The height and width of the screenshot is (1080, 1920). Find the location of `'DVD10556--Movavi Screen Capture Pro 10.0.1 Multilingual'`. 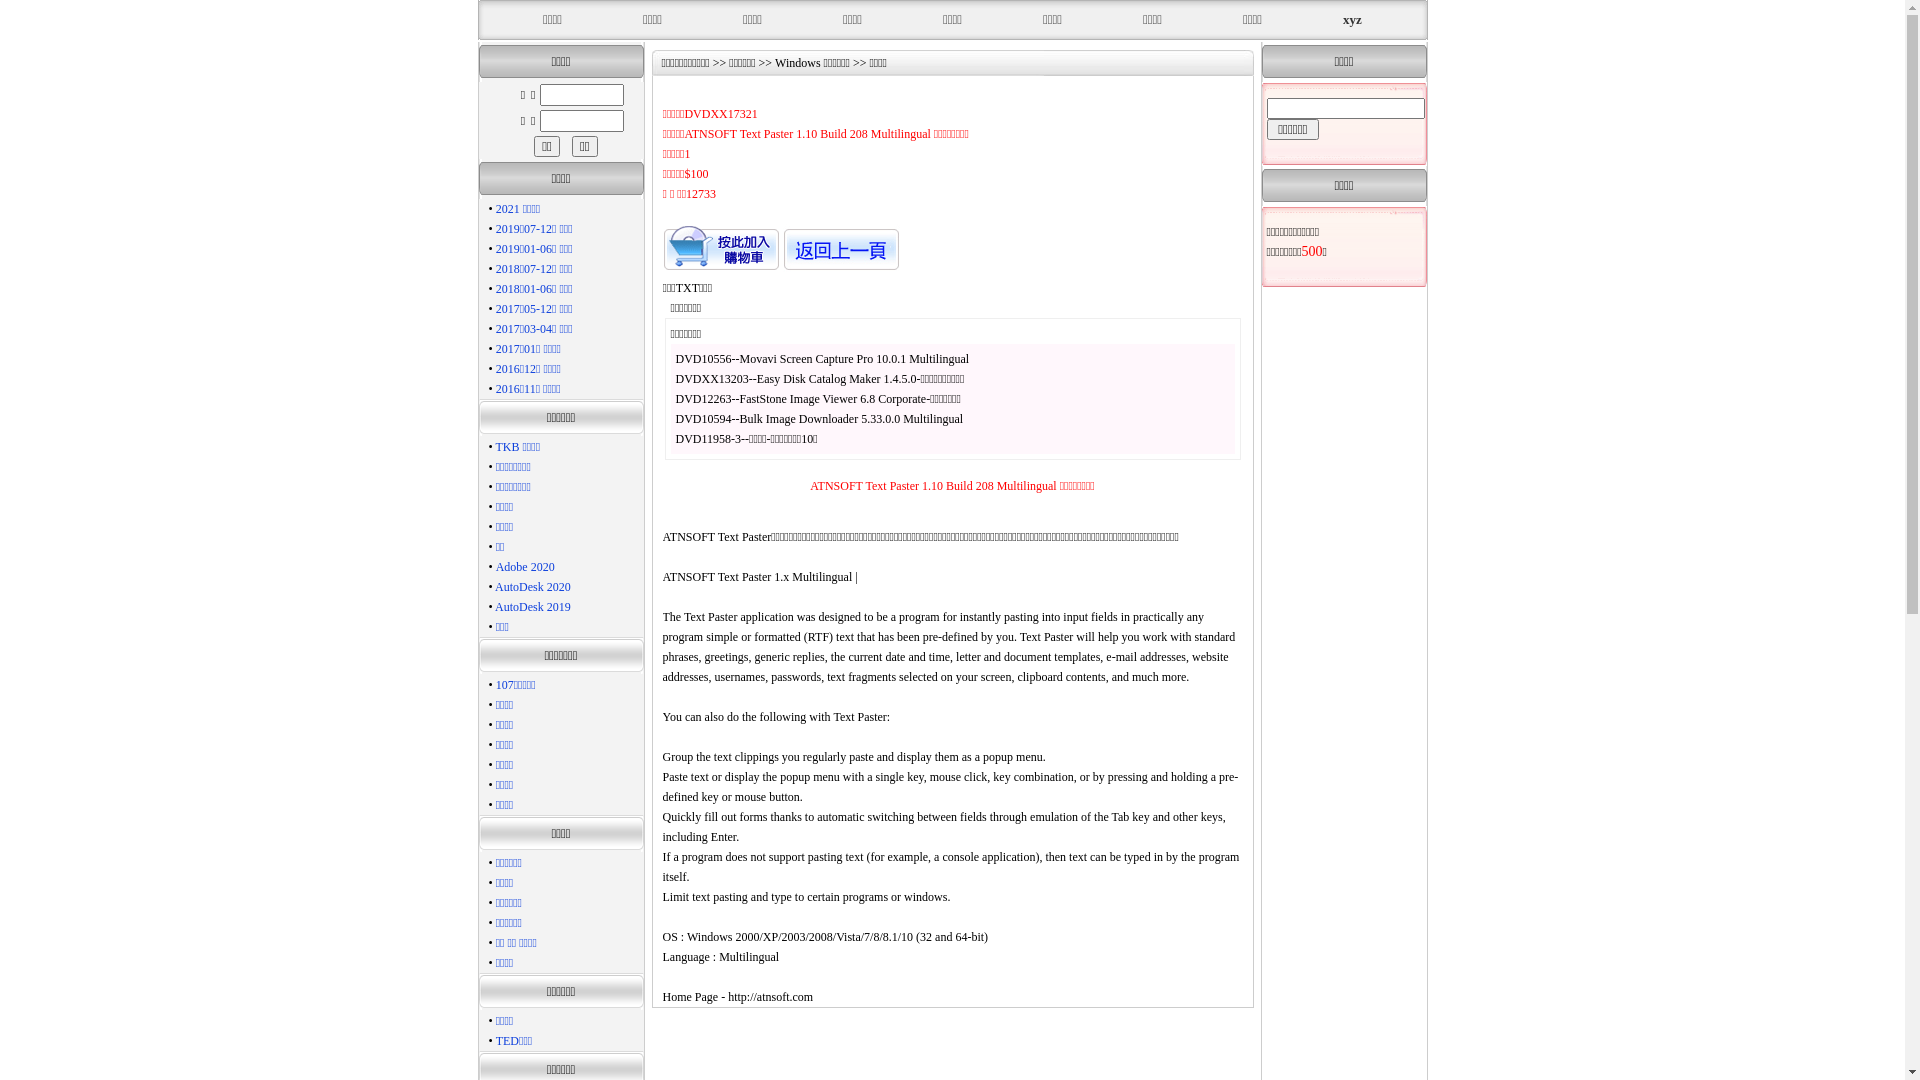

'DVD10556--Movavi Screen Capture Pro 10.0.1 Multilingual' is located at coordinates (822, 357).